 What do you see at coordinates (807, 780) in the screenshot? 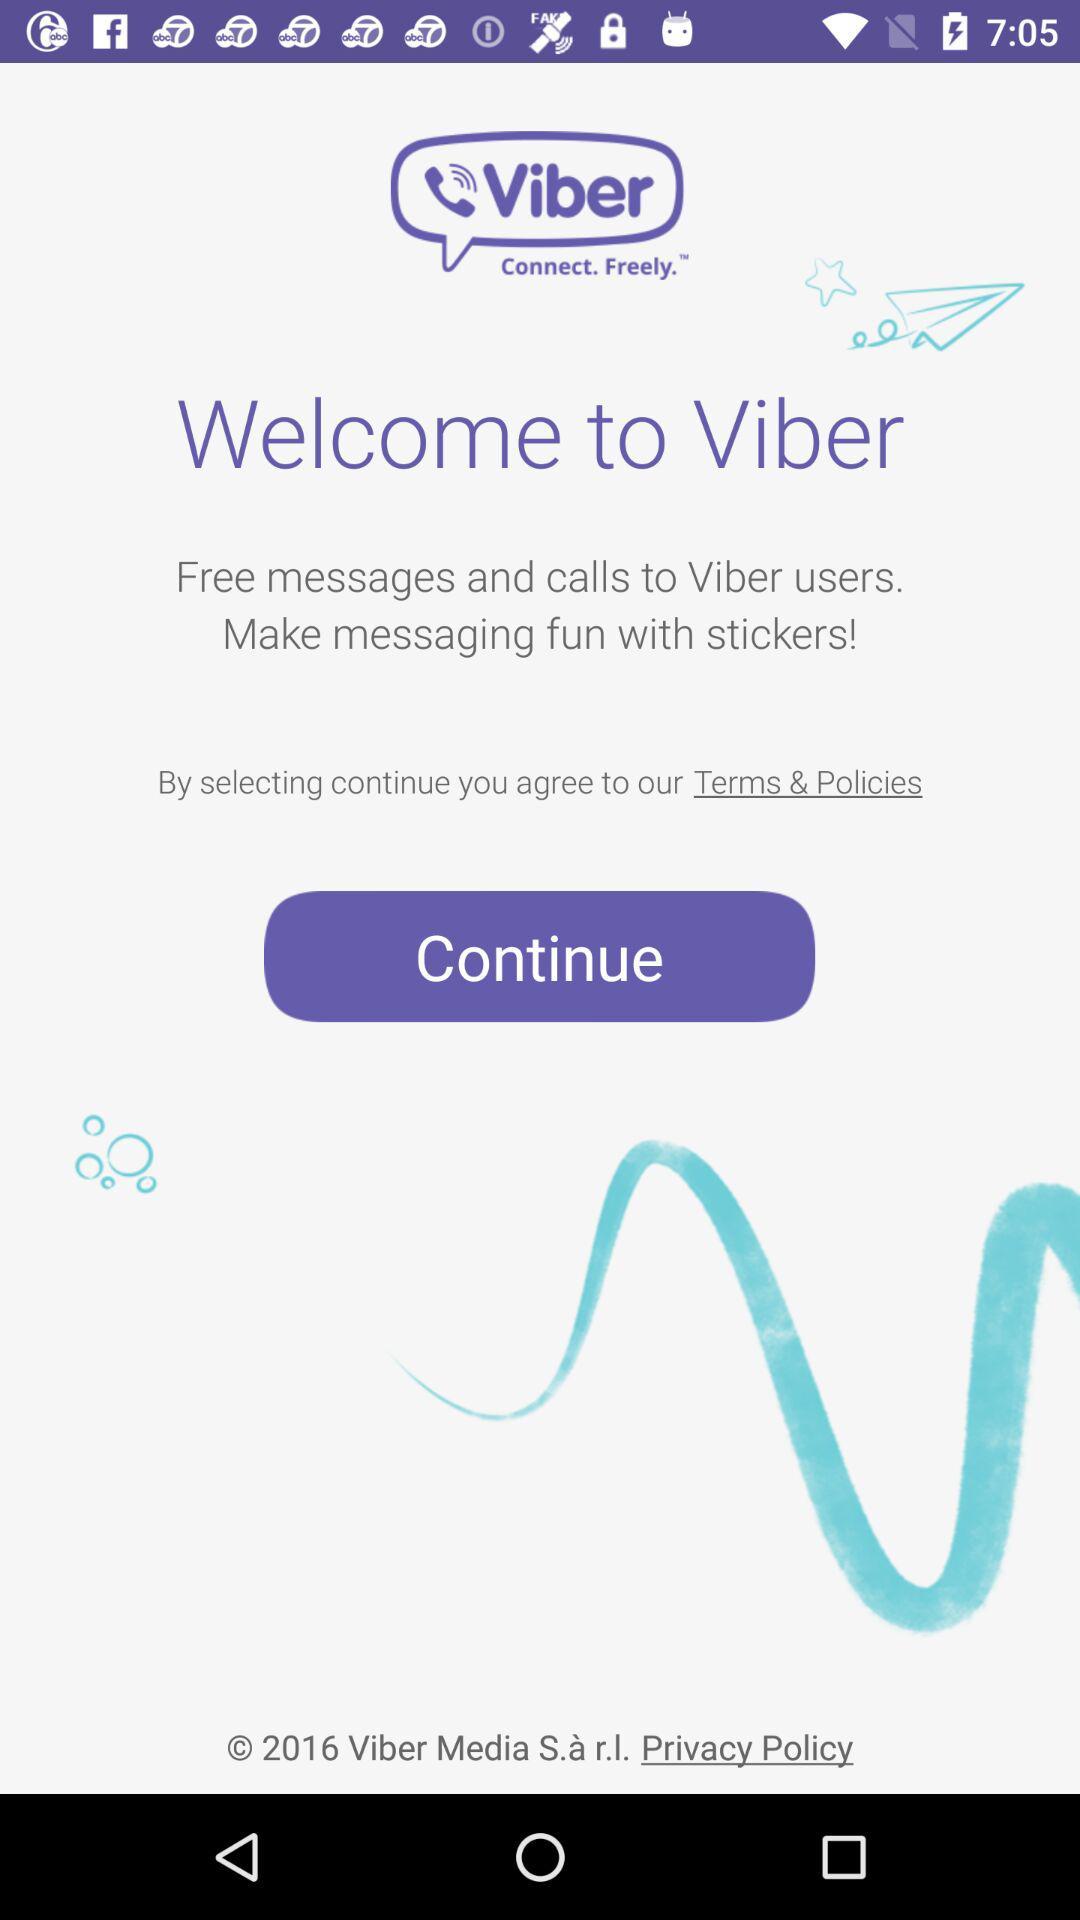
I see `terms & policies on the right` at bounding box center [807, 780].